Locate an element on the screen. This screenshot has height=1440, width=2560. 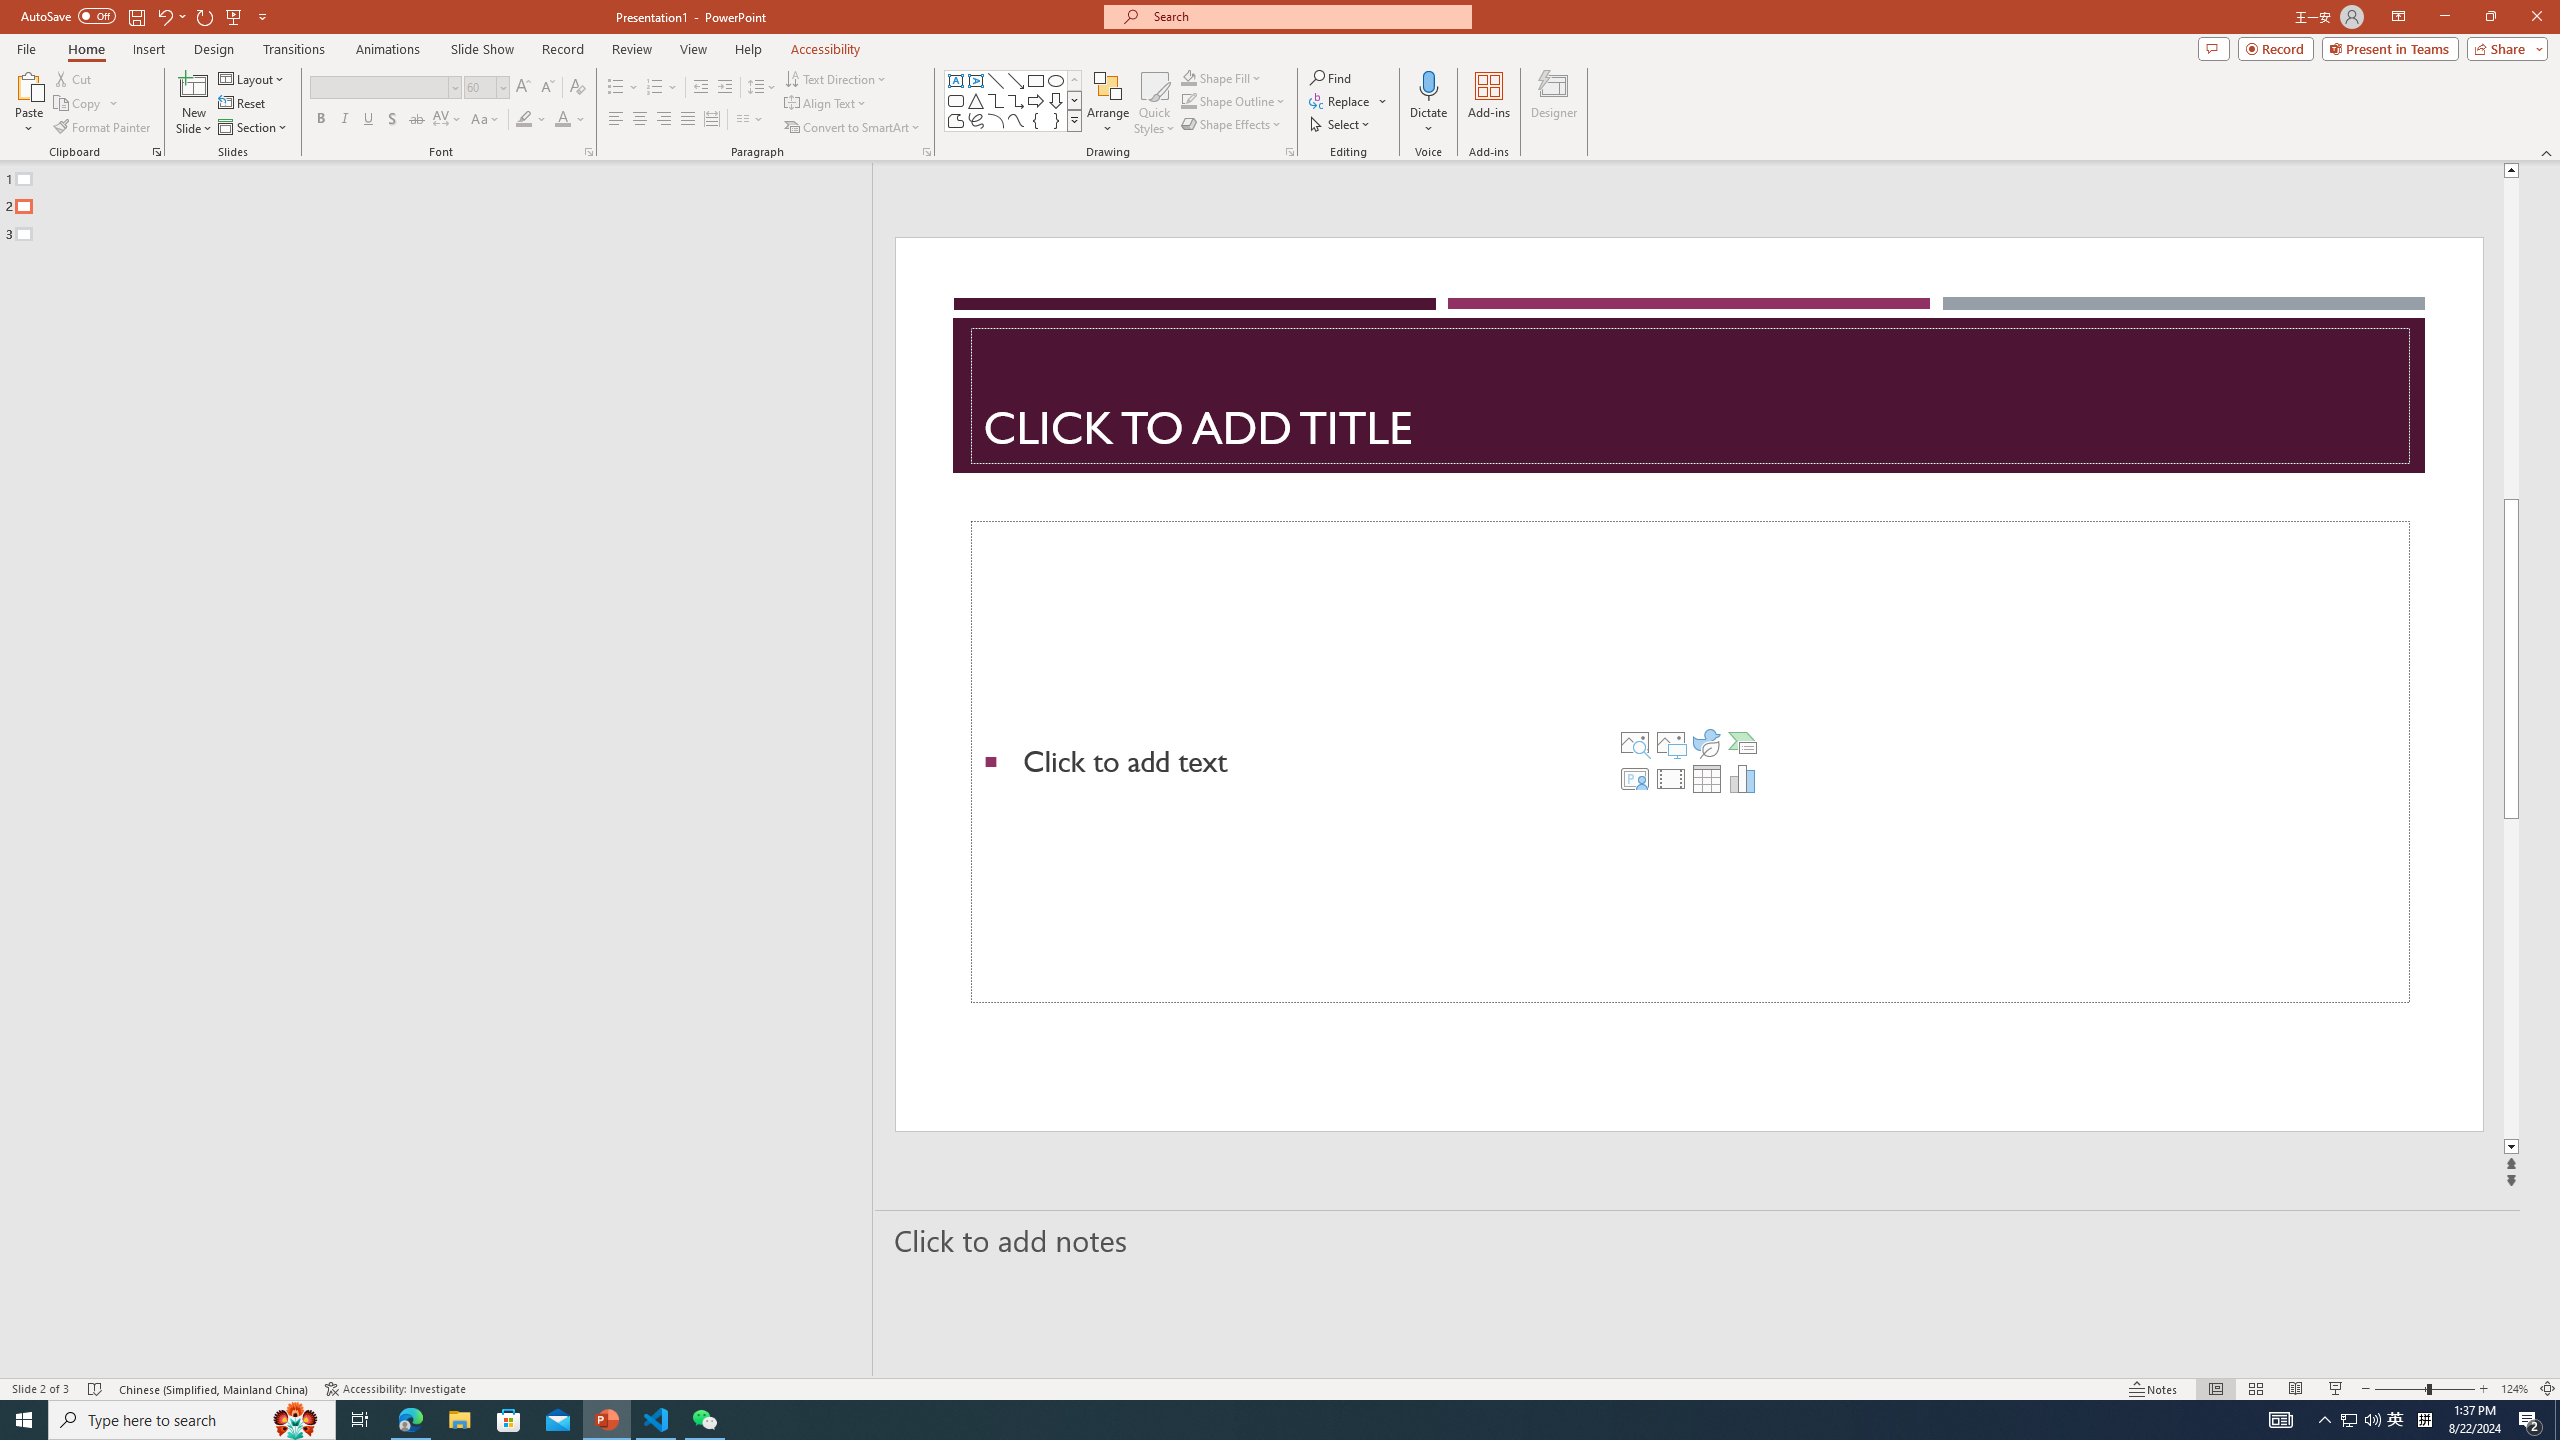
'Shape Outline Blue, Accent 1' is located at coordinates (1189, 99).